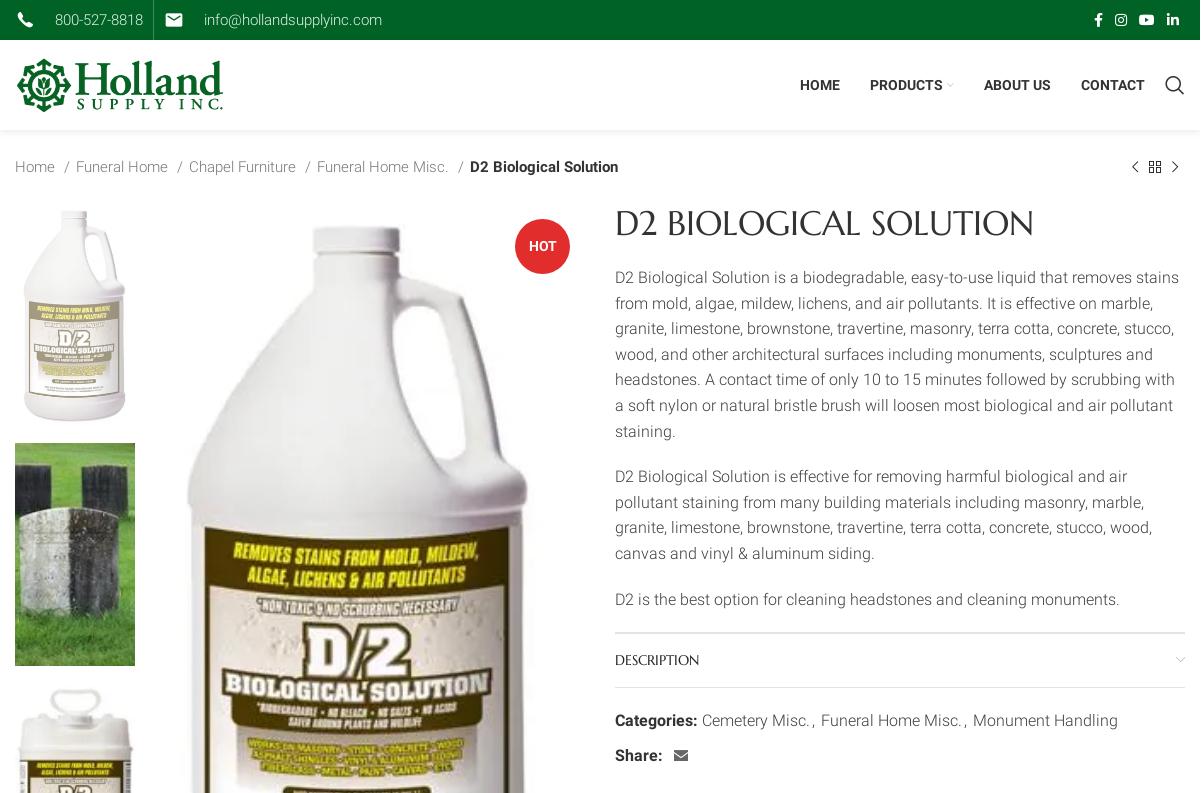 This screenshot has height=793, width=1202. Describe the element at coordinates (919, 404) in the screenshot. I see `'Urn Vaults'` at that location.